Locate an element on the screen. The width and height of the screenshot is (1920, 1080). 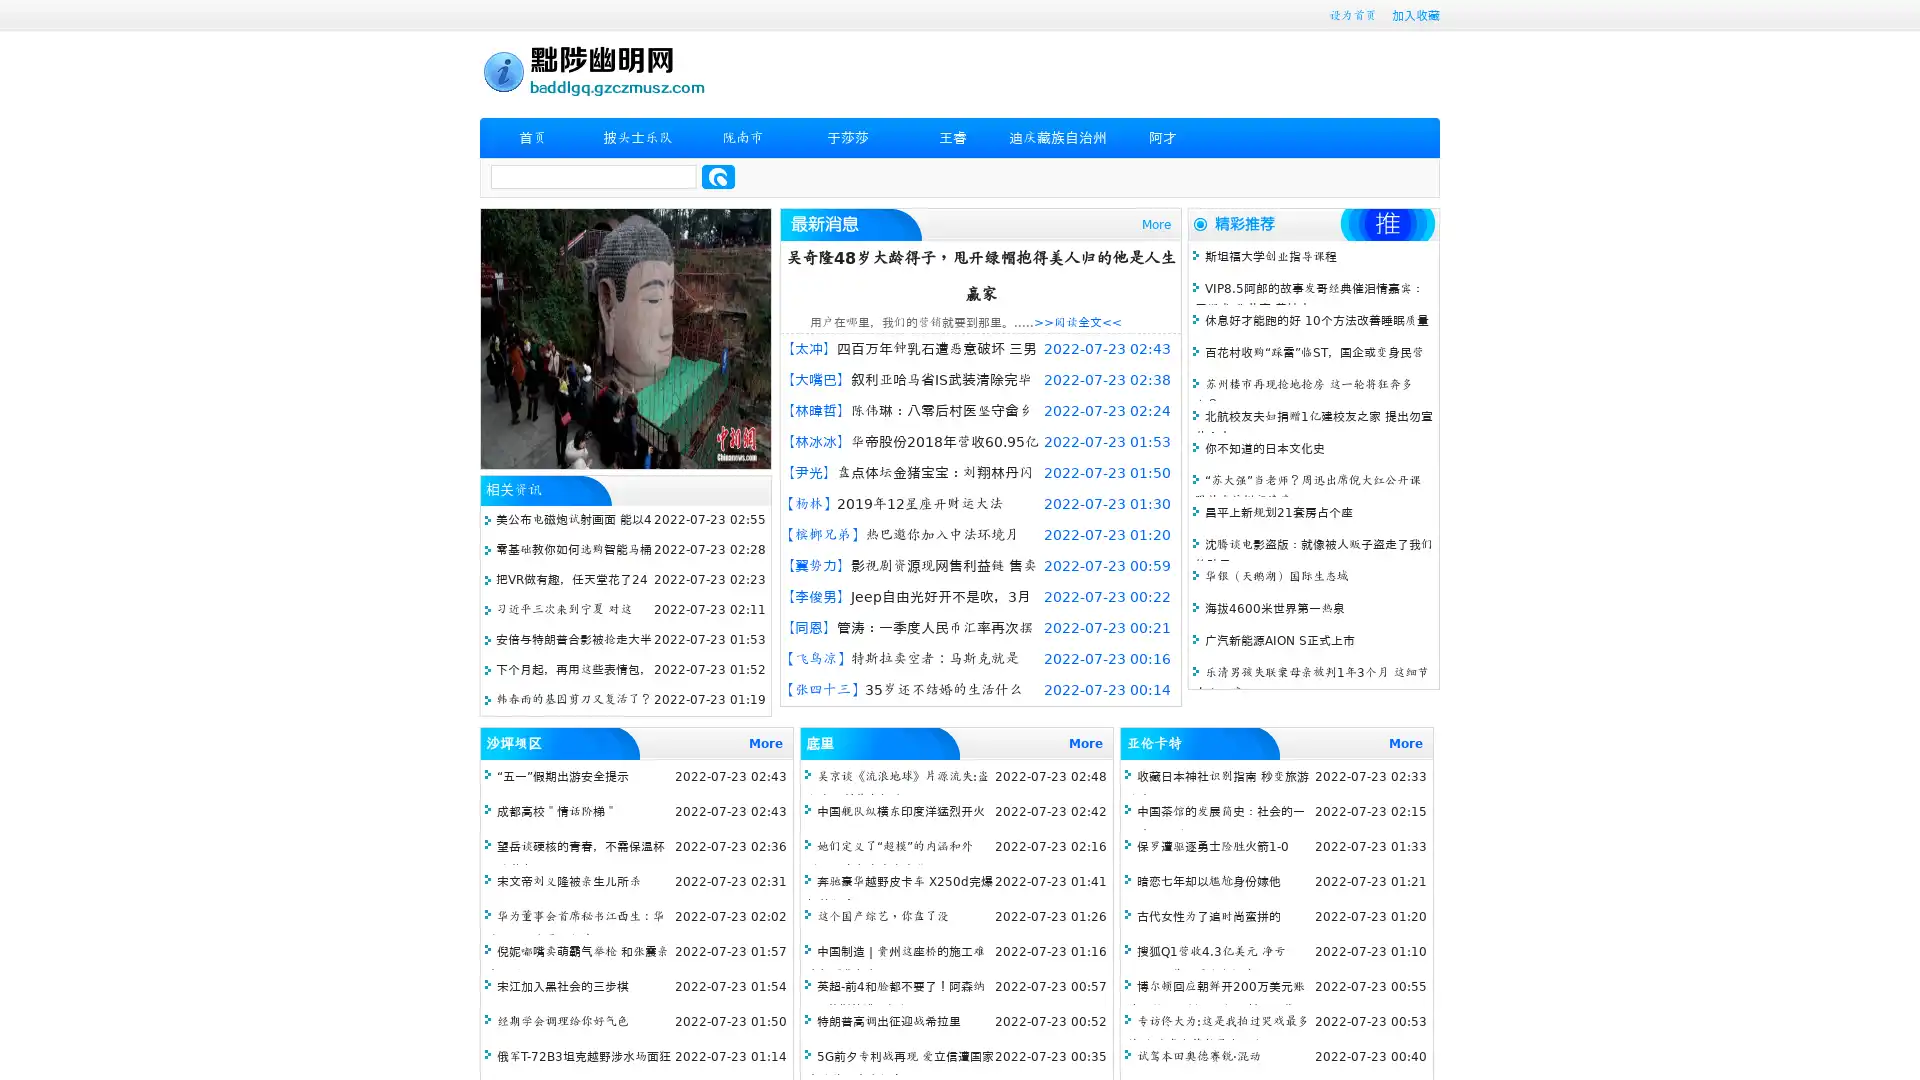
Search is located at coordinates (718, 176).